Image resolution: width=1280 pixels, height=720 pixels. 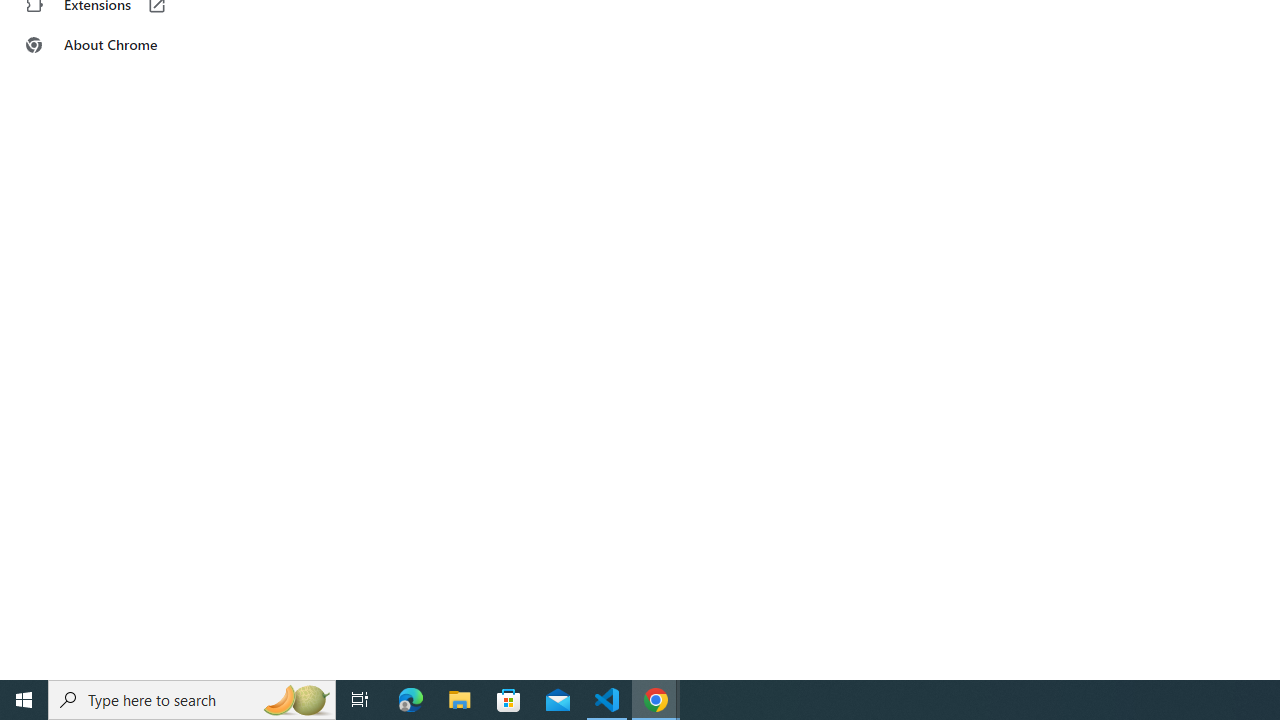 I want to click on 'File Explorer', so click(x=459, y=698).